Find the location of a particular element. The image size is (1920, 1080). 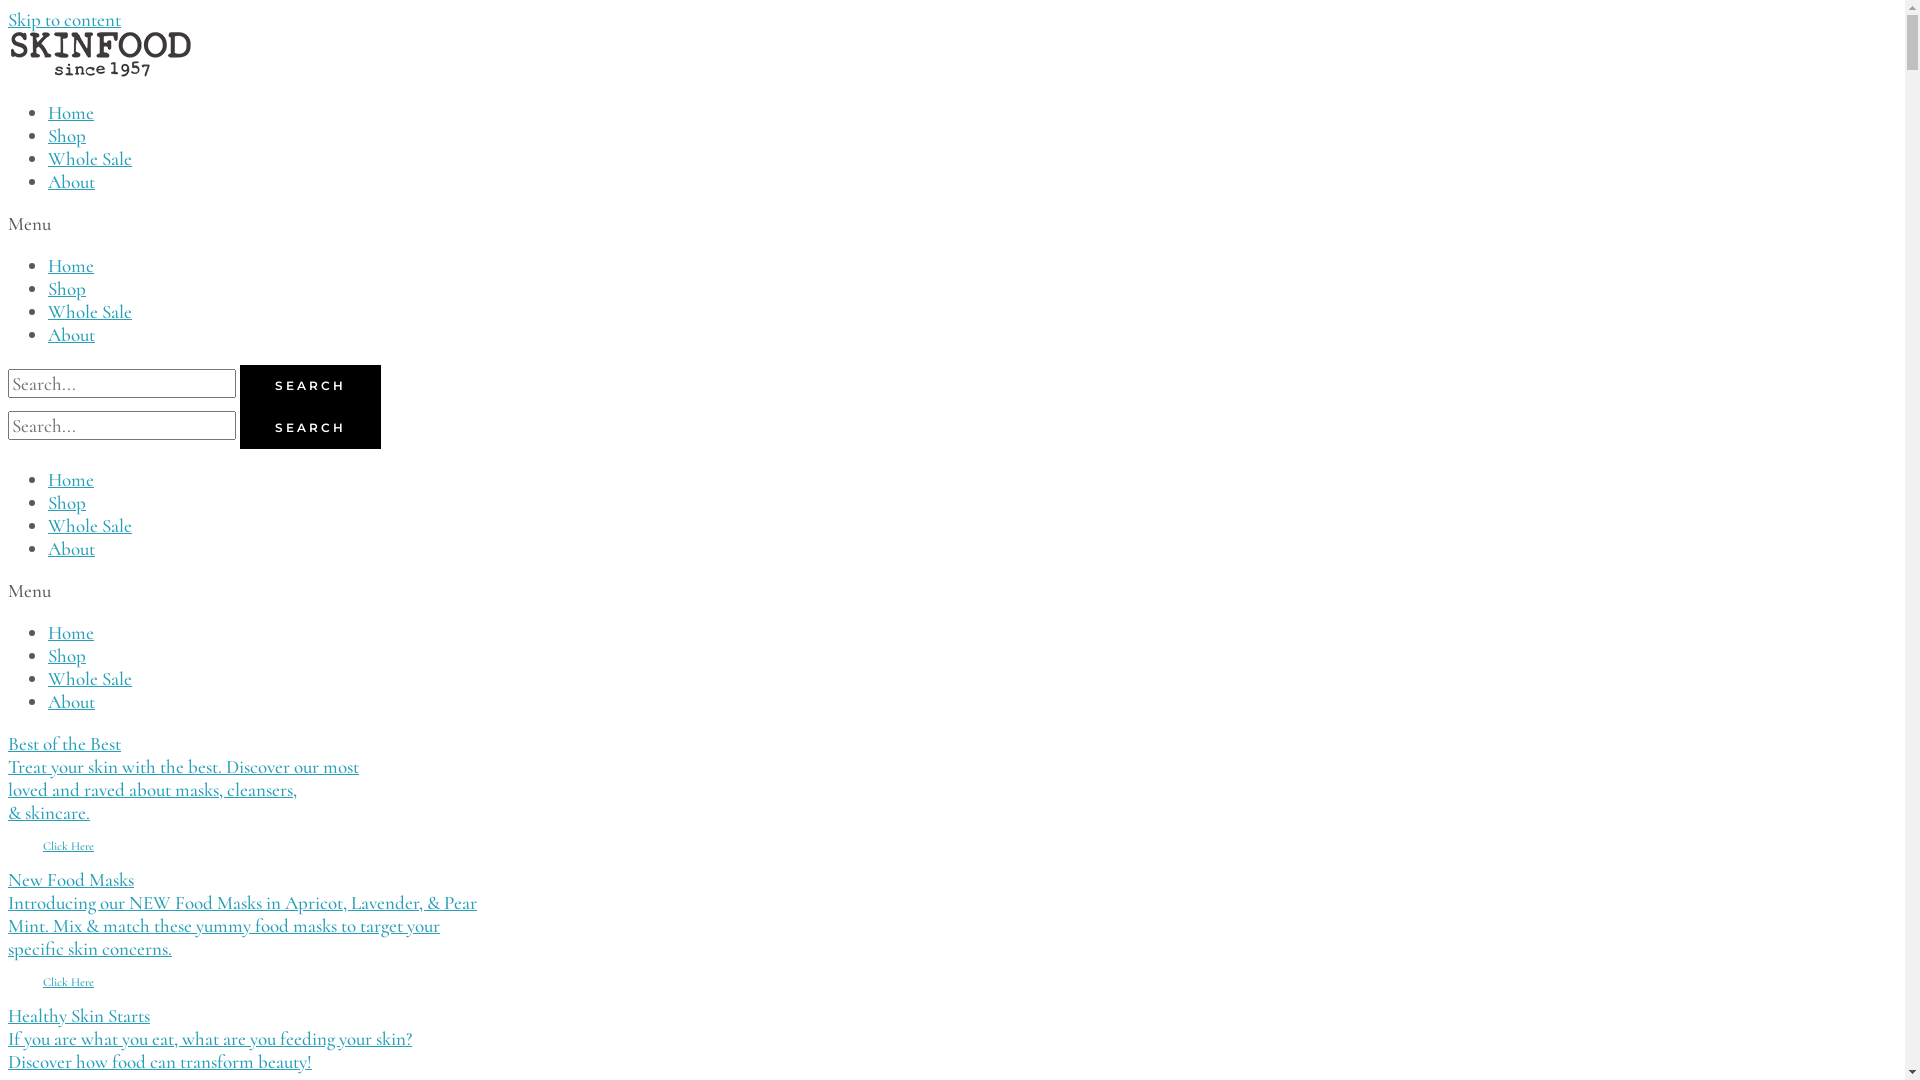

'SEARCH' is located at coordinates (309, 385).